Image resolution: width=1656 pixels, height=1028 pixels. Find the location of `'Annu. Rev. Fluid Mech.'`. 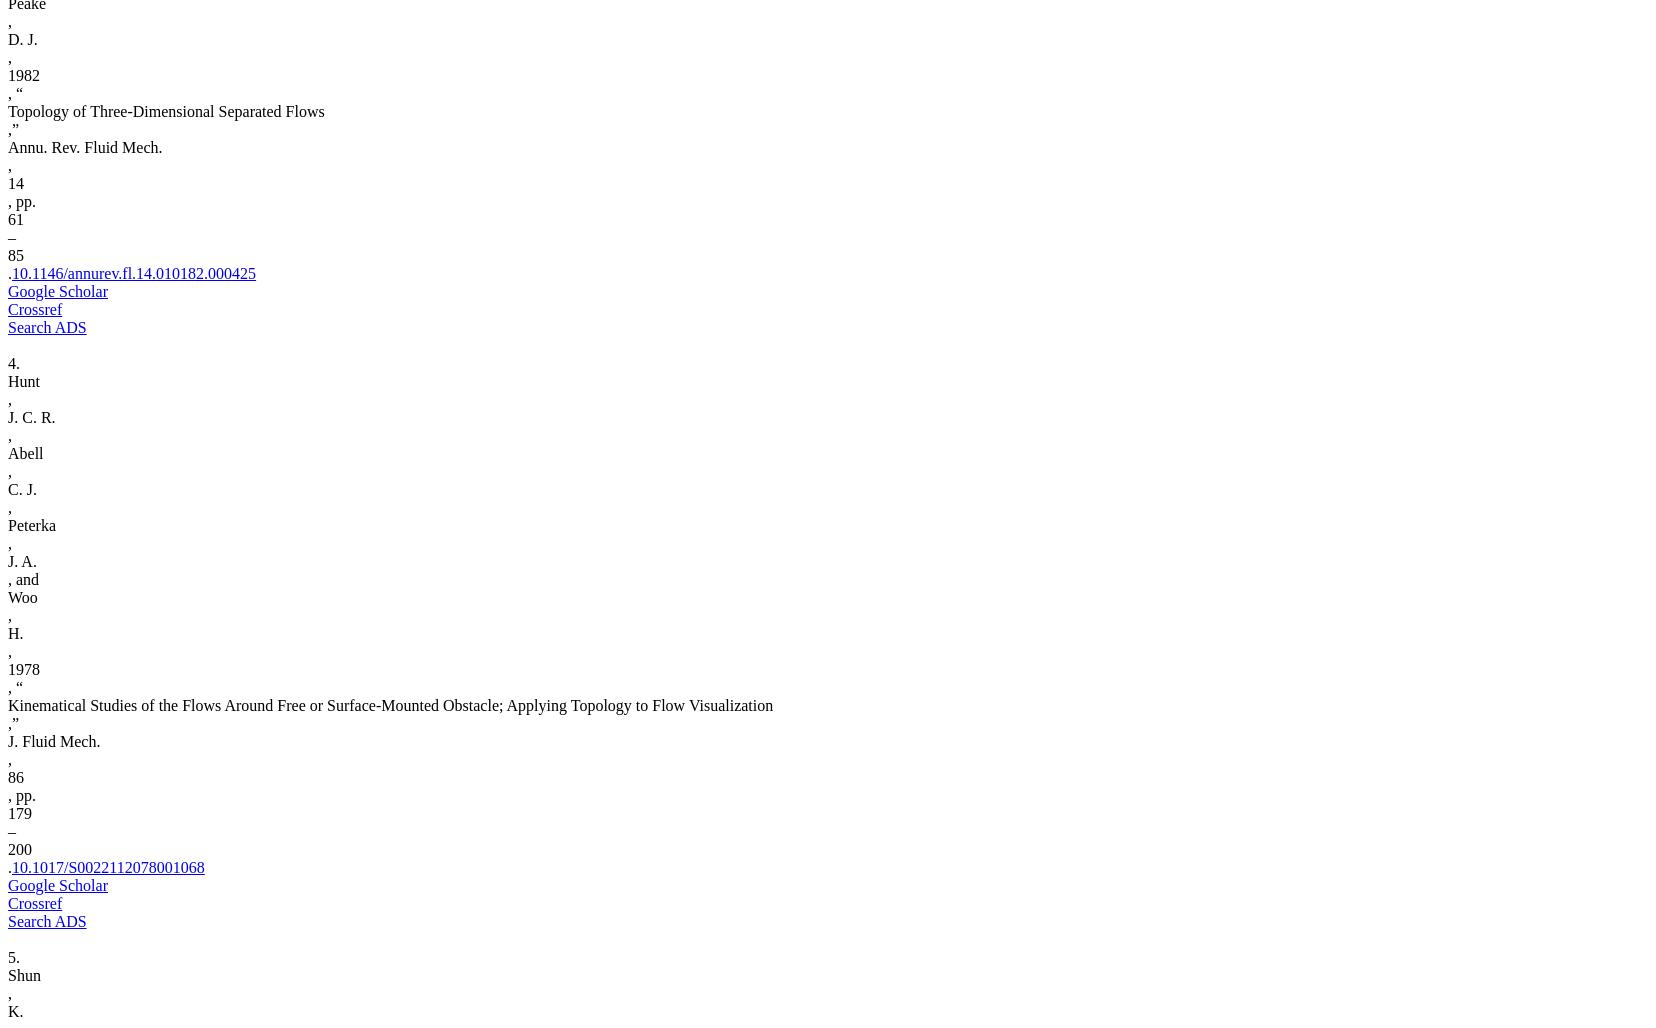

'Annu. Rev. Fluid Mech.' is located at coordinates (83, 147).